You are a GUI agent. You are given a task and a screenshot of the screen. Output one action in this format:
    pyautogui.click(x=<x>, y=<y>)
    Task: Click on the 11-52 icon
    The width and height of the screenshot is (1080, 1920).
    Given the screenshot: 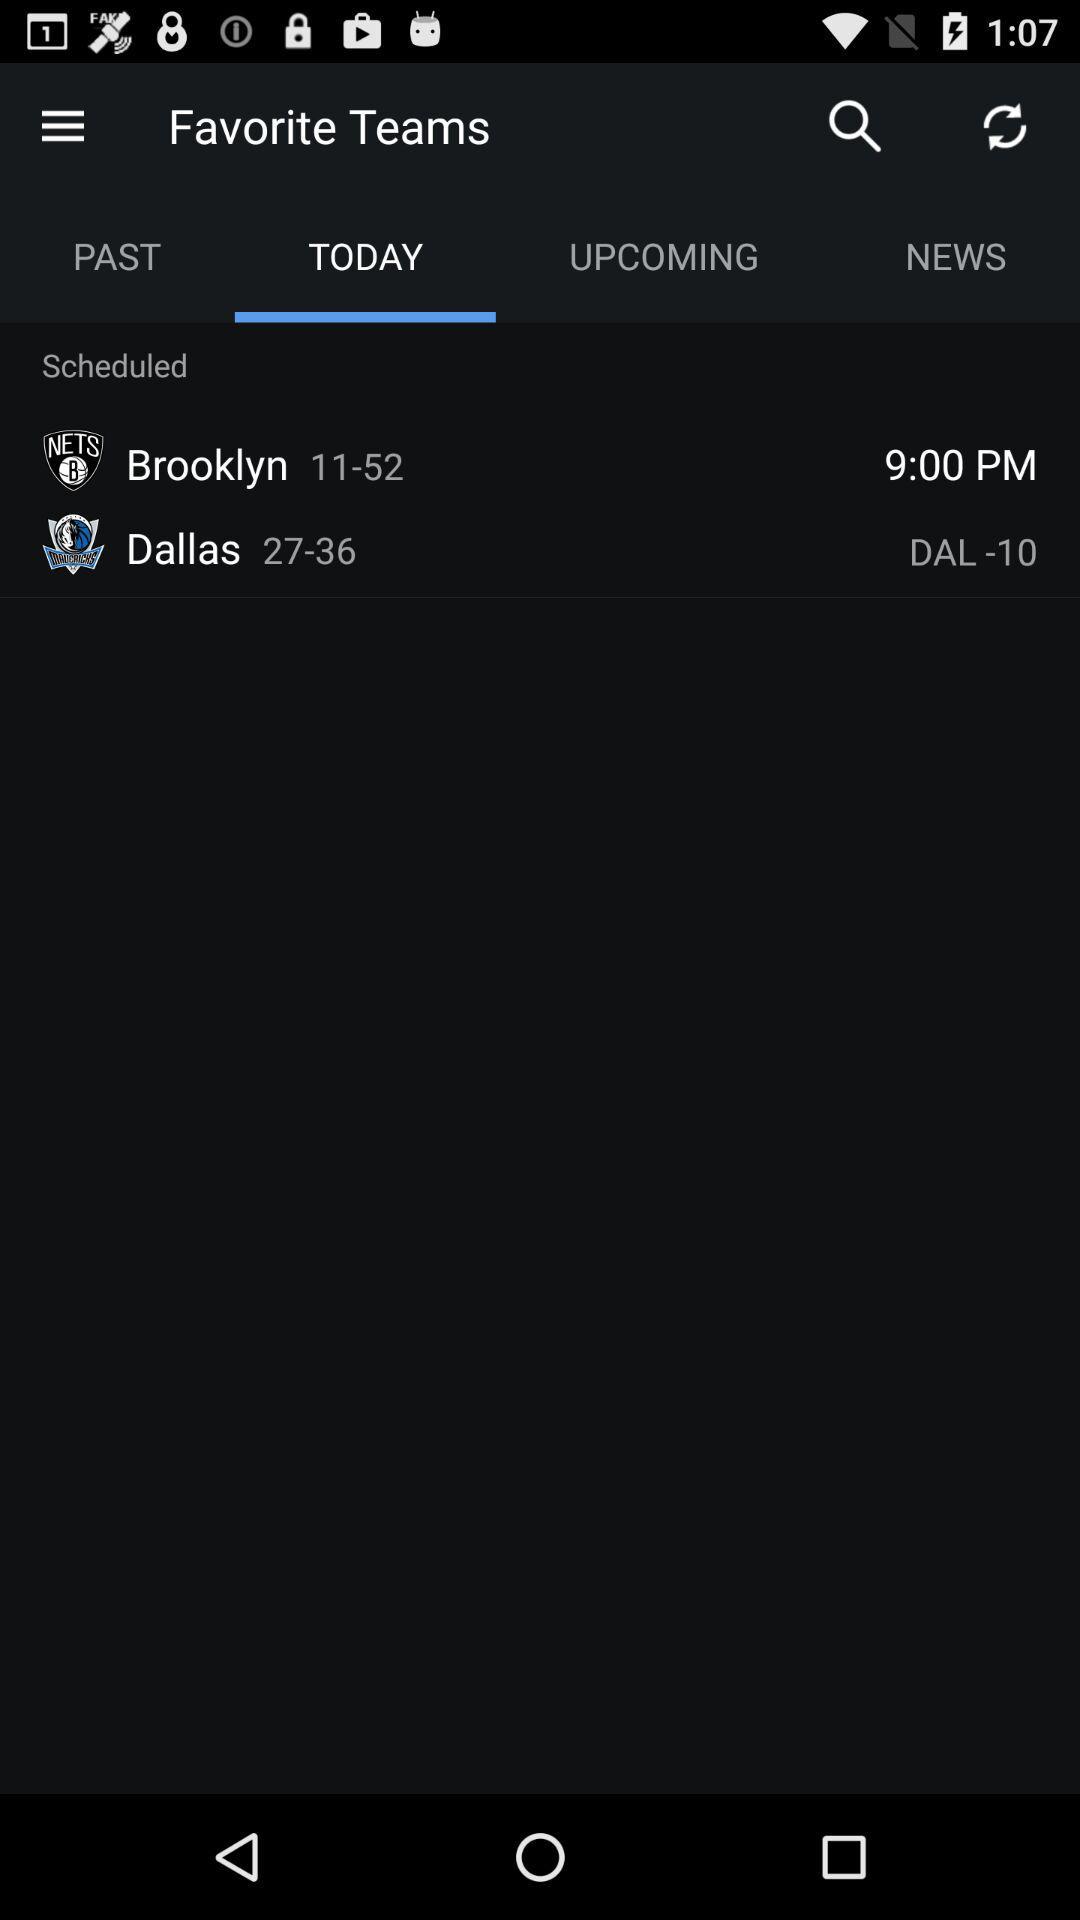 What is the action you would take?
    pyautogui.click(x=356, y=464)
    